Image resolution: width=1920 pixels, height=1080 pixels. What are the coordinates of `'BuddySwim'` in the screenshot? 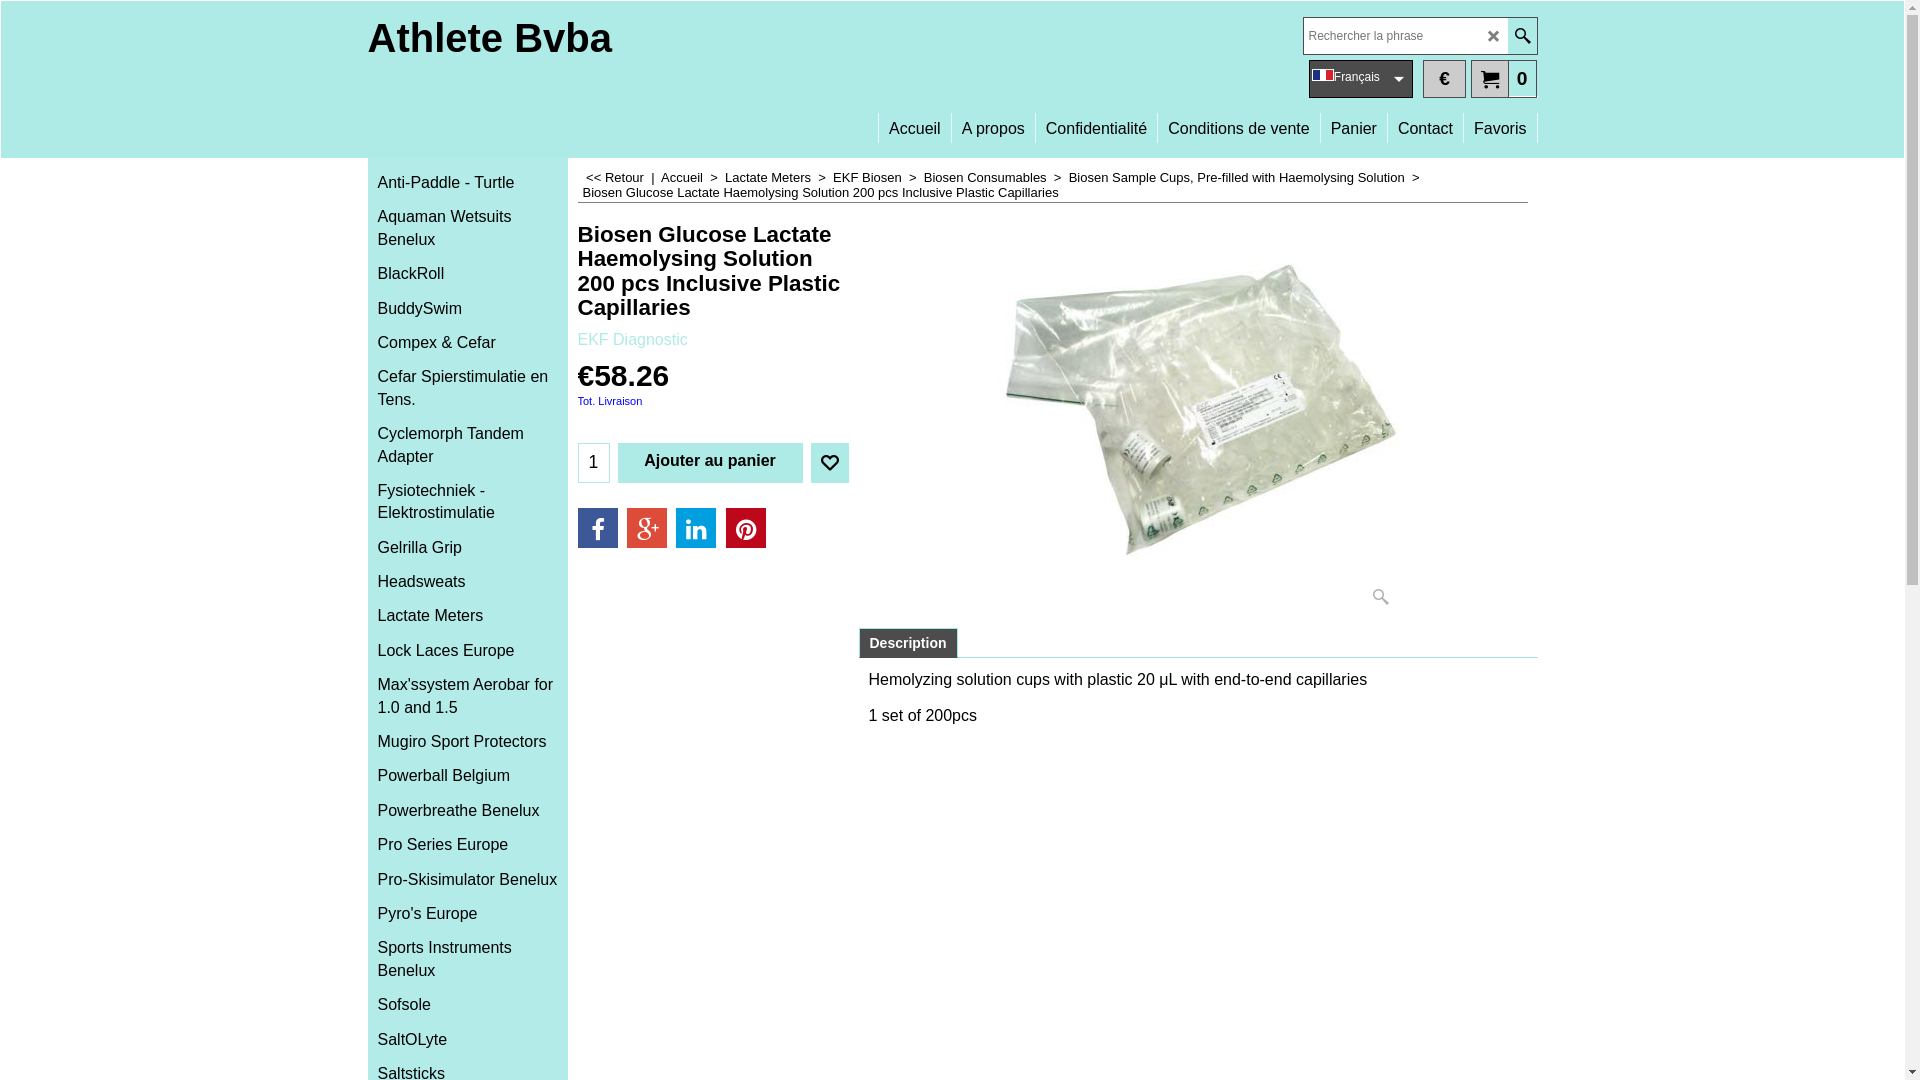 It's located at (467, 308).